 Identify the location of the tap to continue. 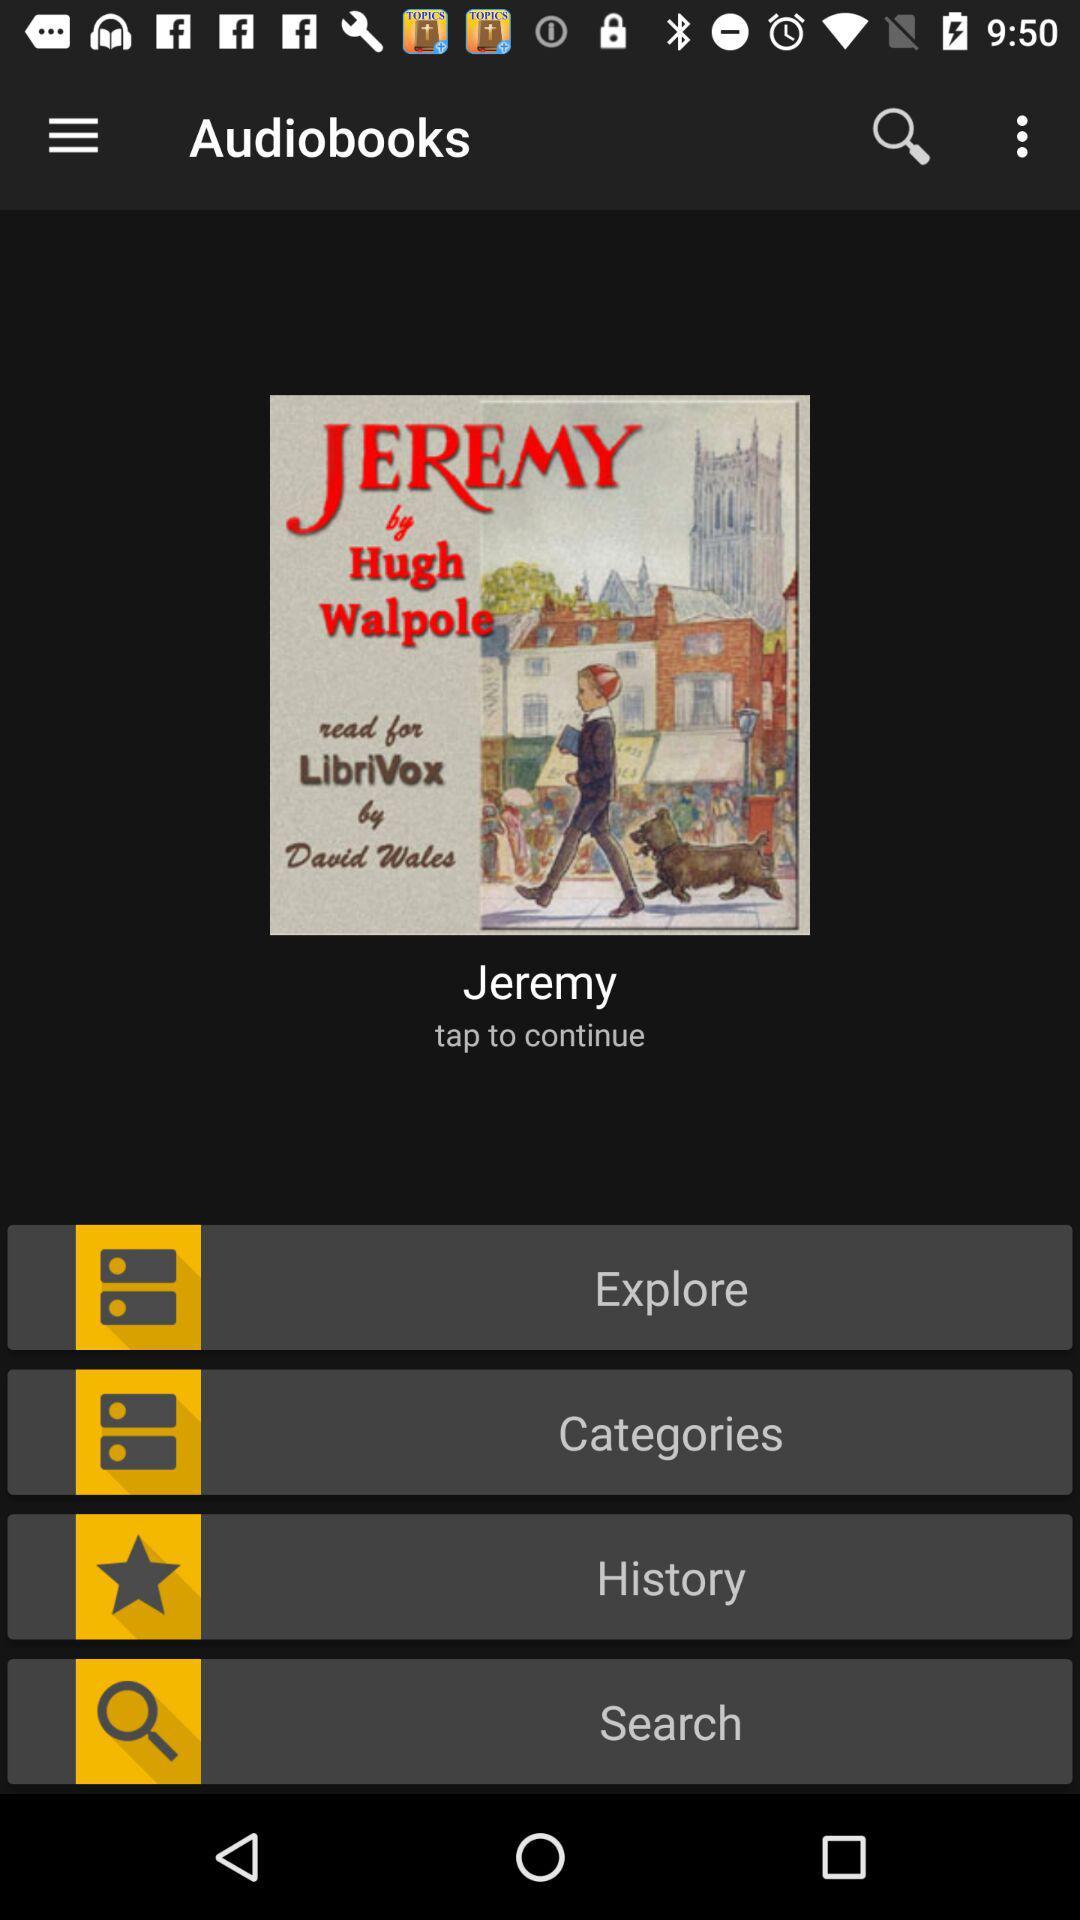
(540, 1033).